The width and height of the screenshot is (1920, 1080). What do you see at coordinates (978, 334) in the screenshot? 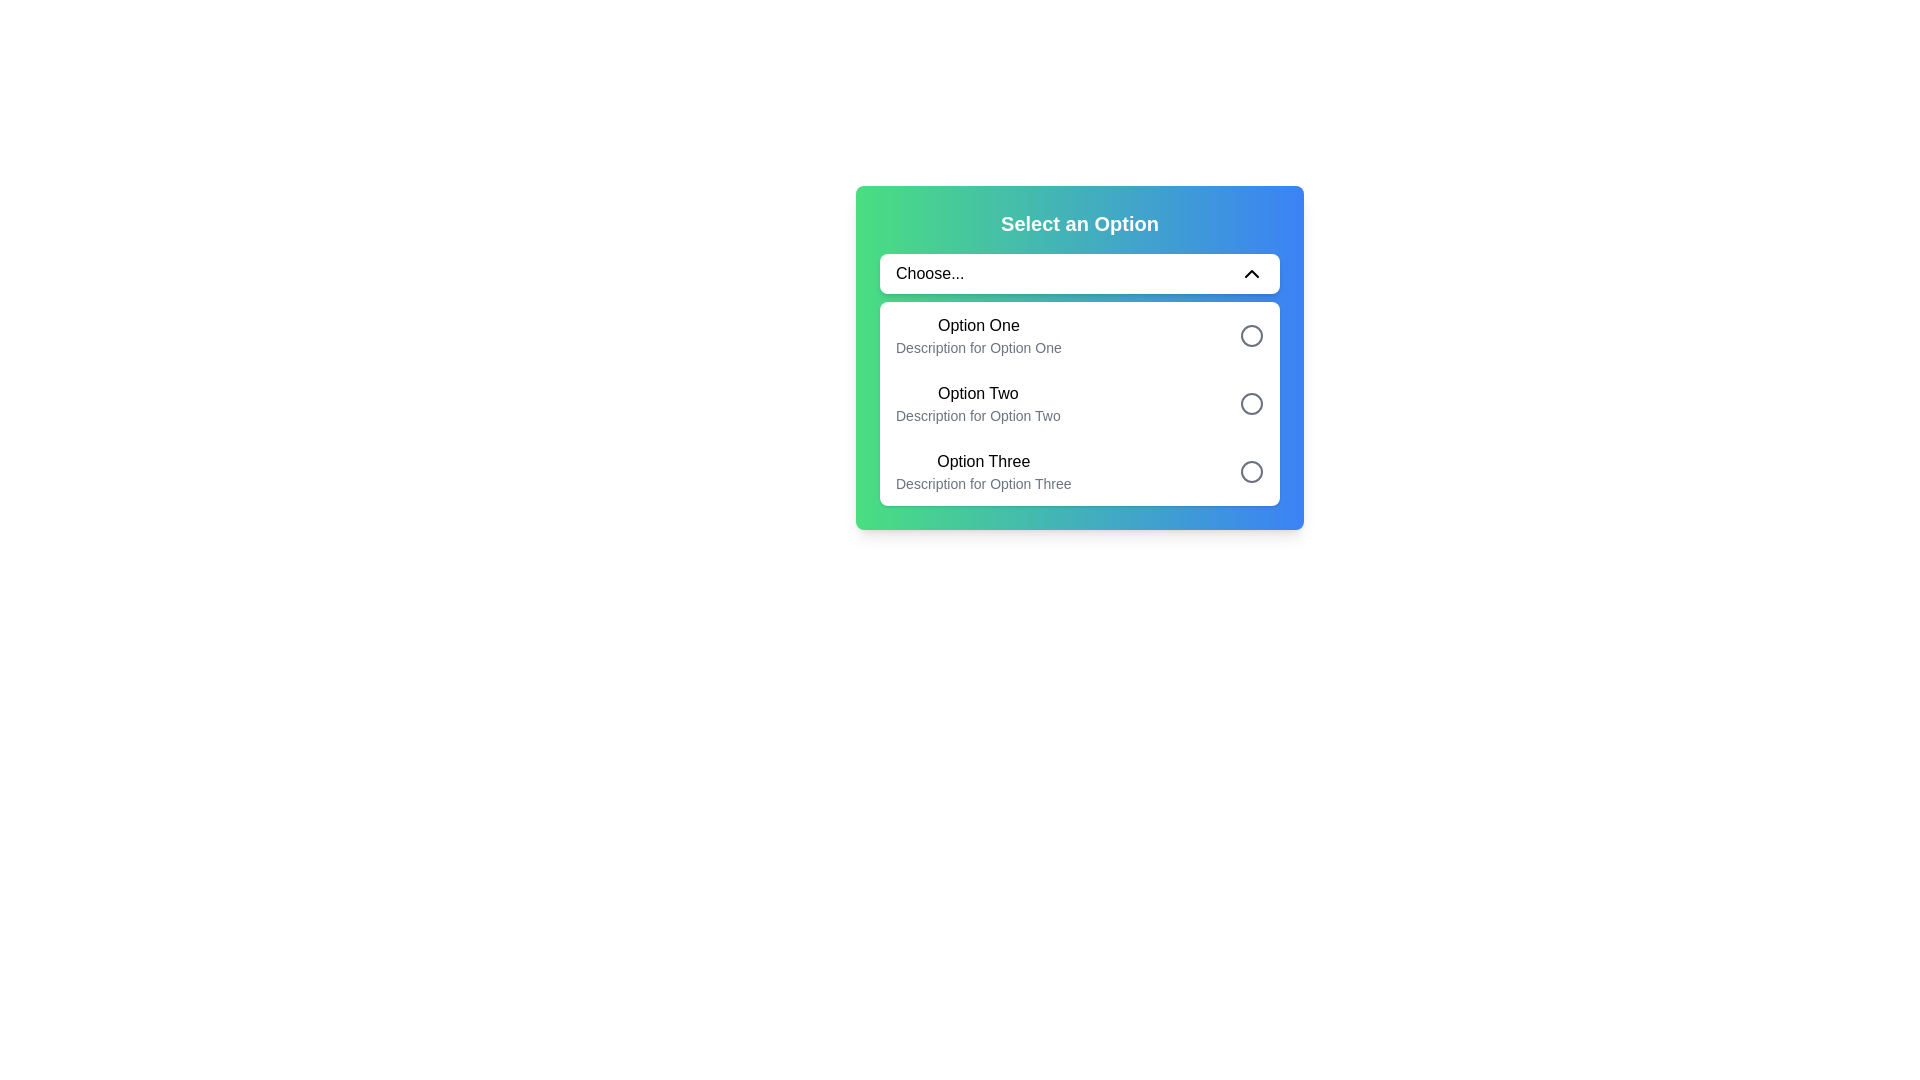
I see `the first selectable option in the dropdown menu, which displays 'Option One' in bold followed by its description` at bounding box center [978, 334].